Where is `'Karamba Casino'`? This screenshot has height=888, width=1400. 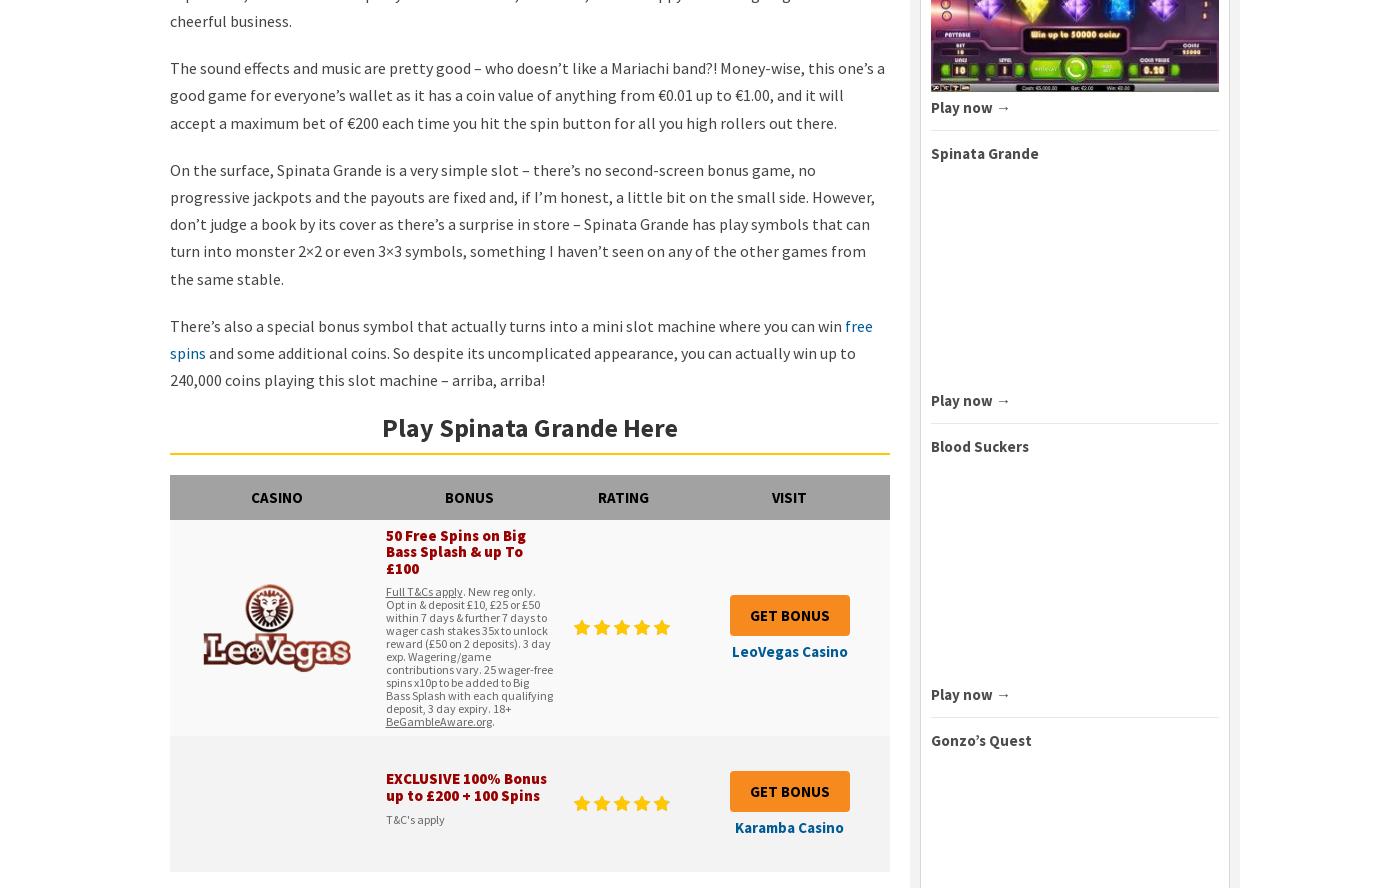 'Karamba Casino' is located at coordinates (789, 827).